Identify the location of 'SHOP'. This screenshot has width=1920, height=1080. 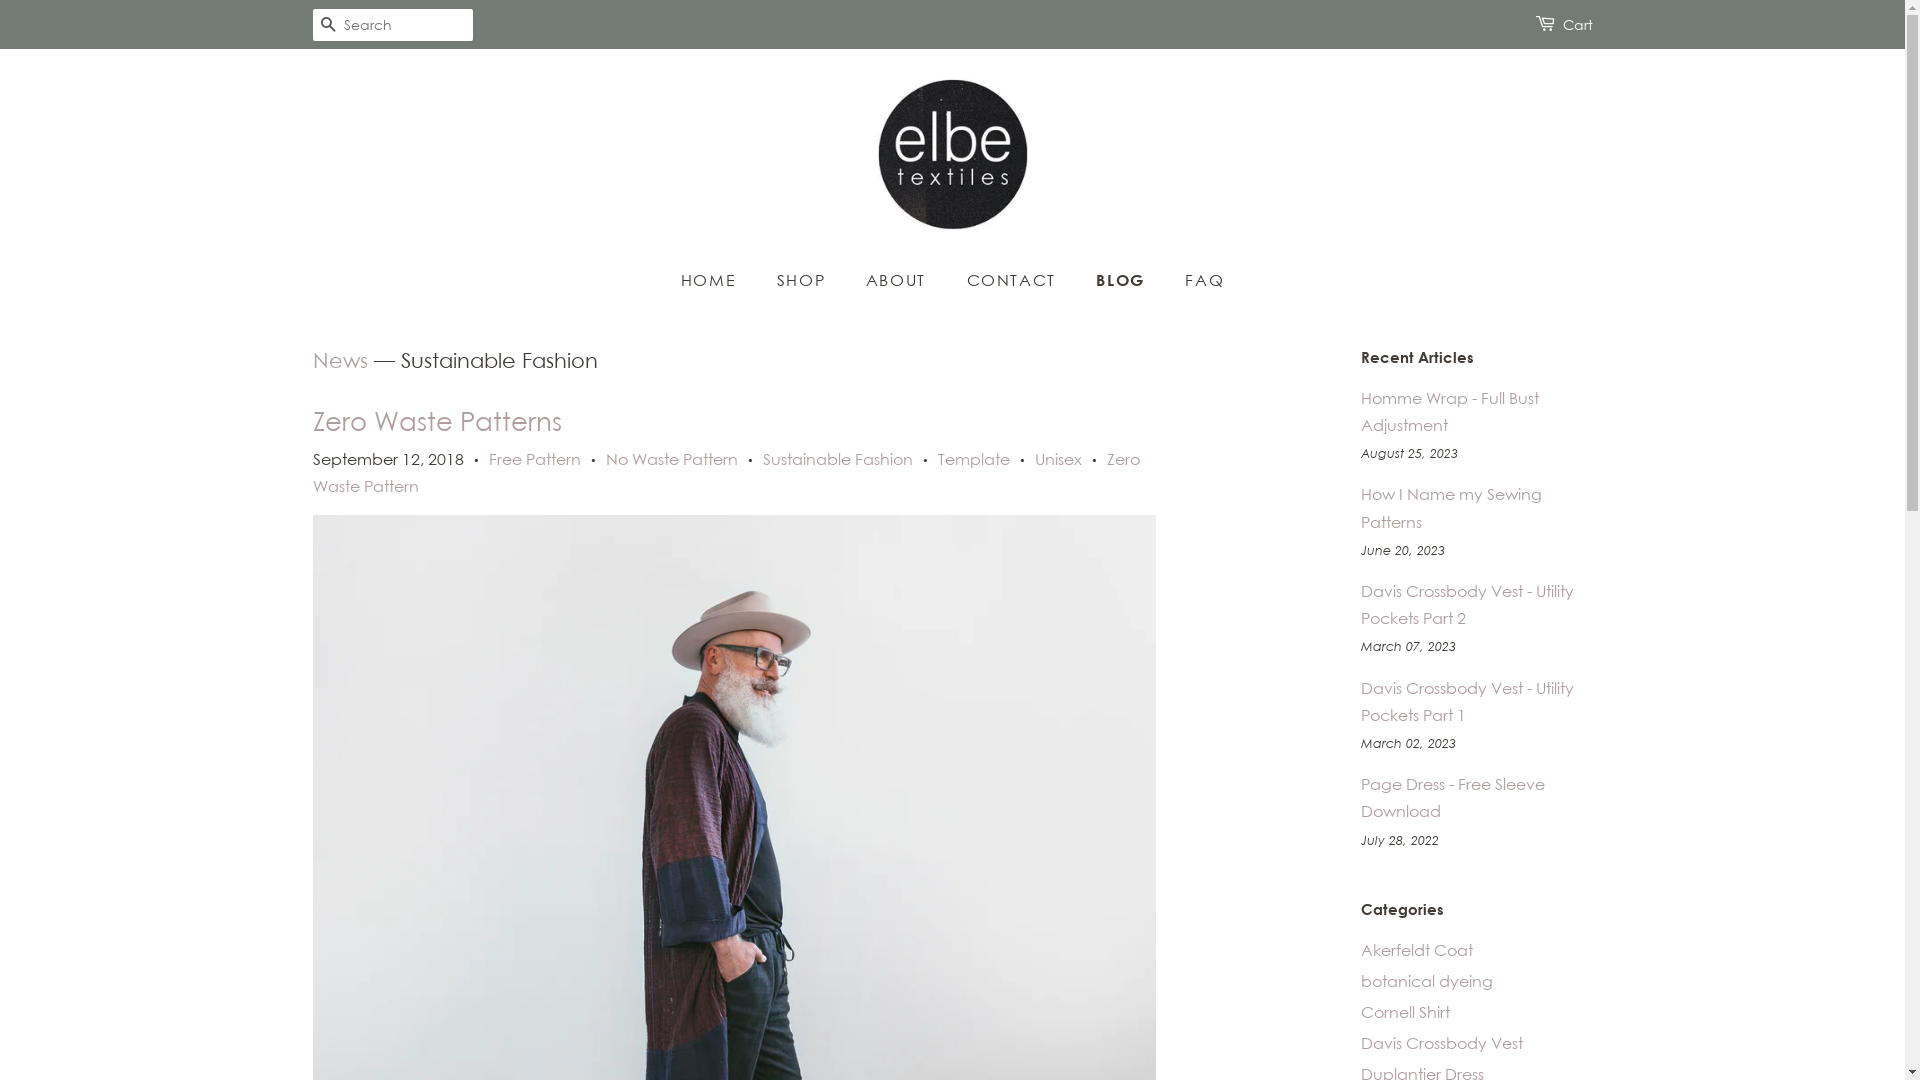
(803, 280).